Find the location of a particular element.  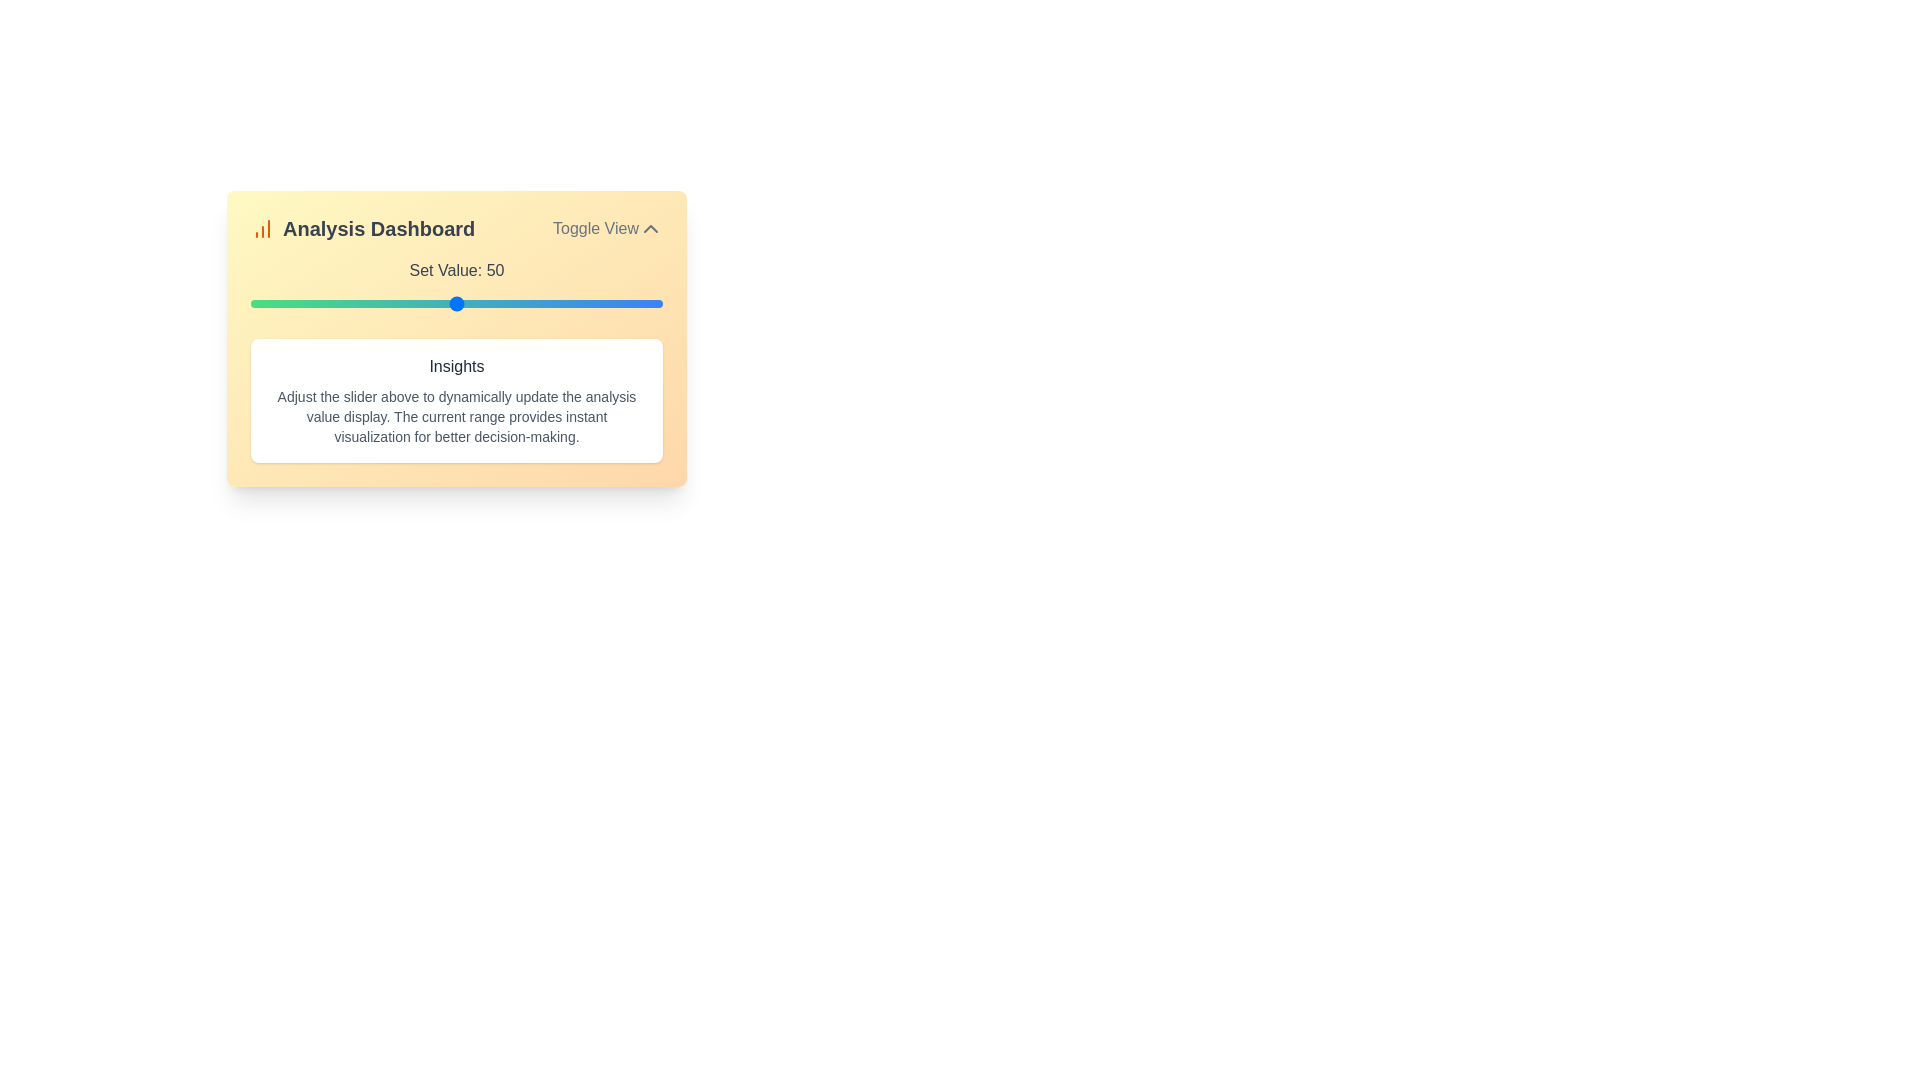

'Toggle View' button to toggle the visibility of the insights section is located at coordinates (607, 227).